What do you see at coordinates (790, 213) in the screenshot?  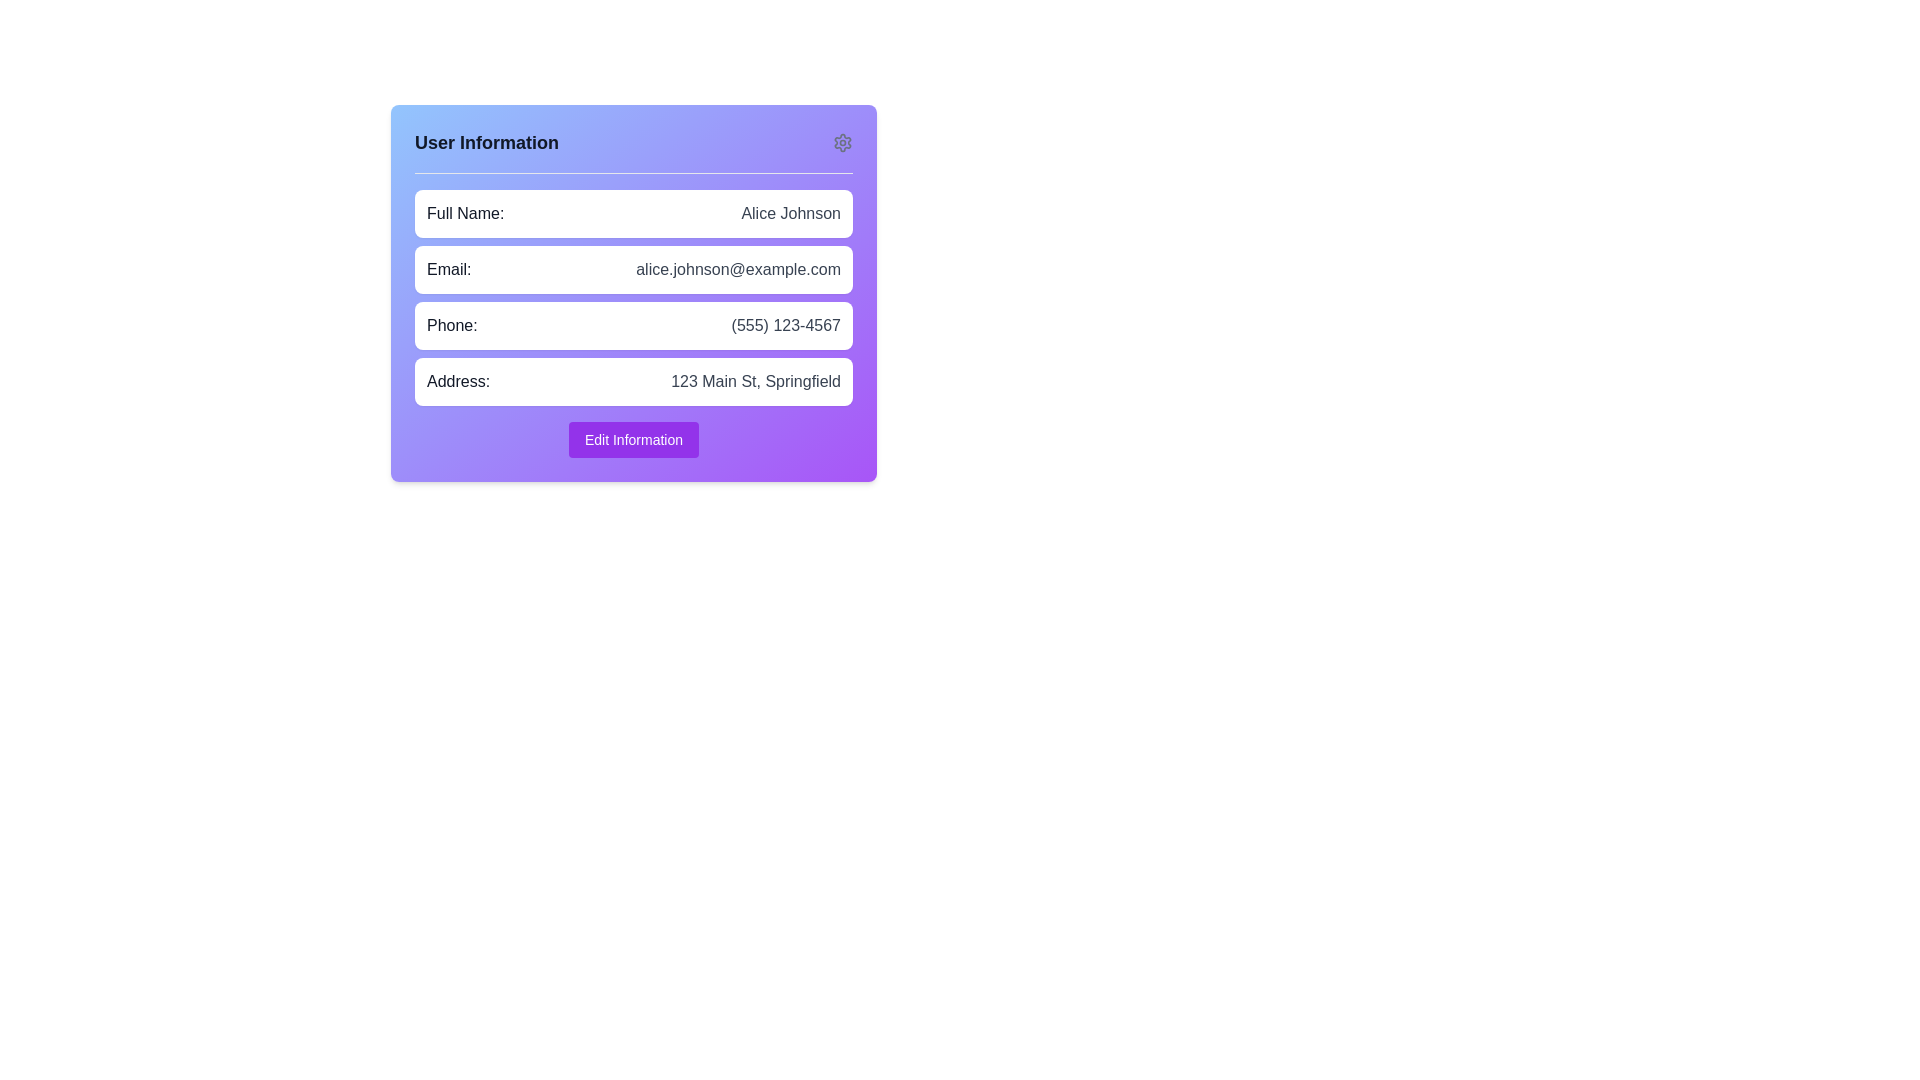 I see `text label displaying 'Alice Johnson' which is located to the right of the 'Full Name:' label in the User Information section` at bounding box center [790, 213].